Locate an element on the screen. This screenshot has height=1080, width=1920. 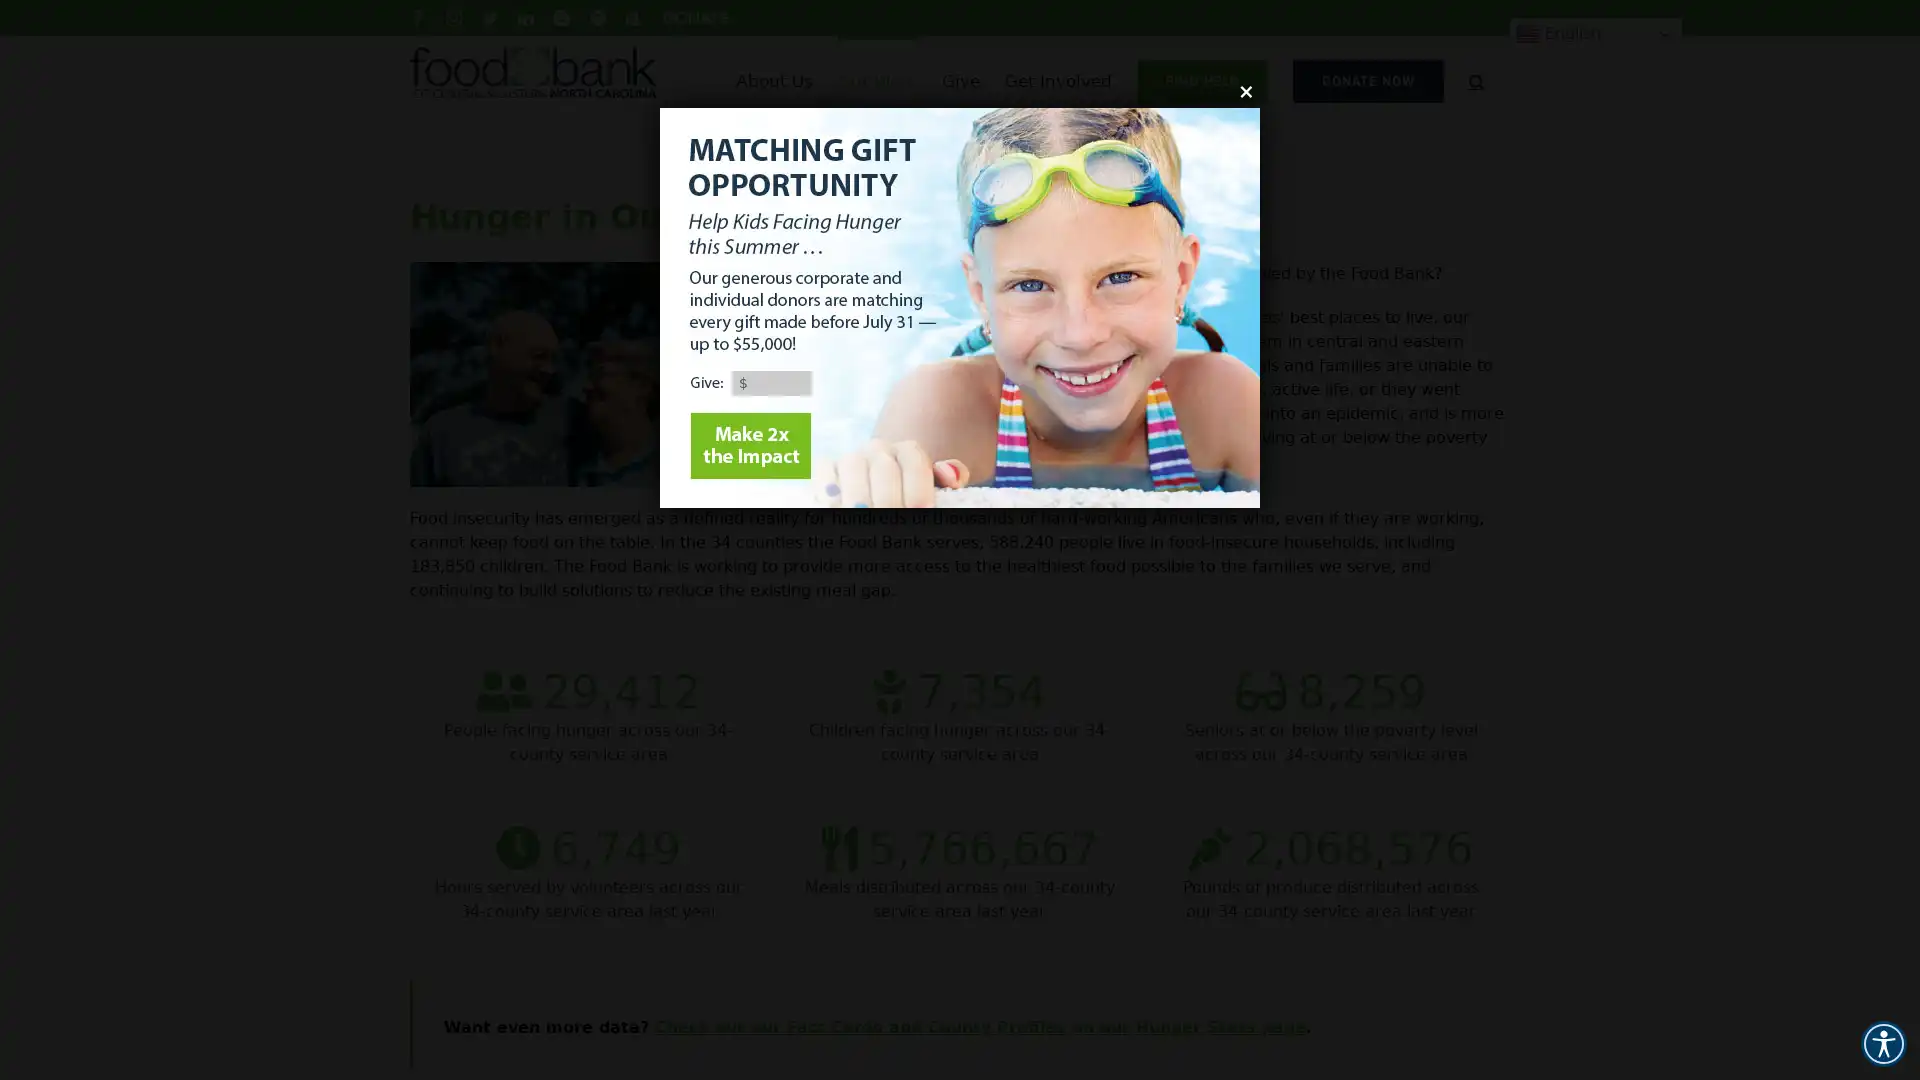
Search is located at coordinates (1477, 79).